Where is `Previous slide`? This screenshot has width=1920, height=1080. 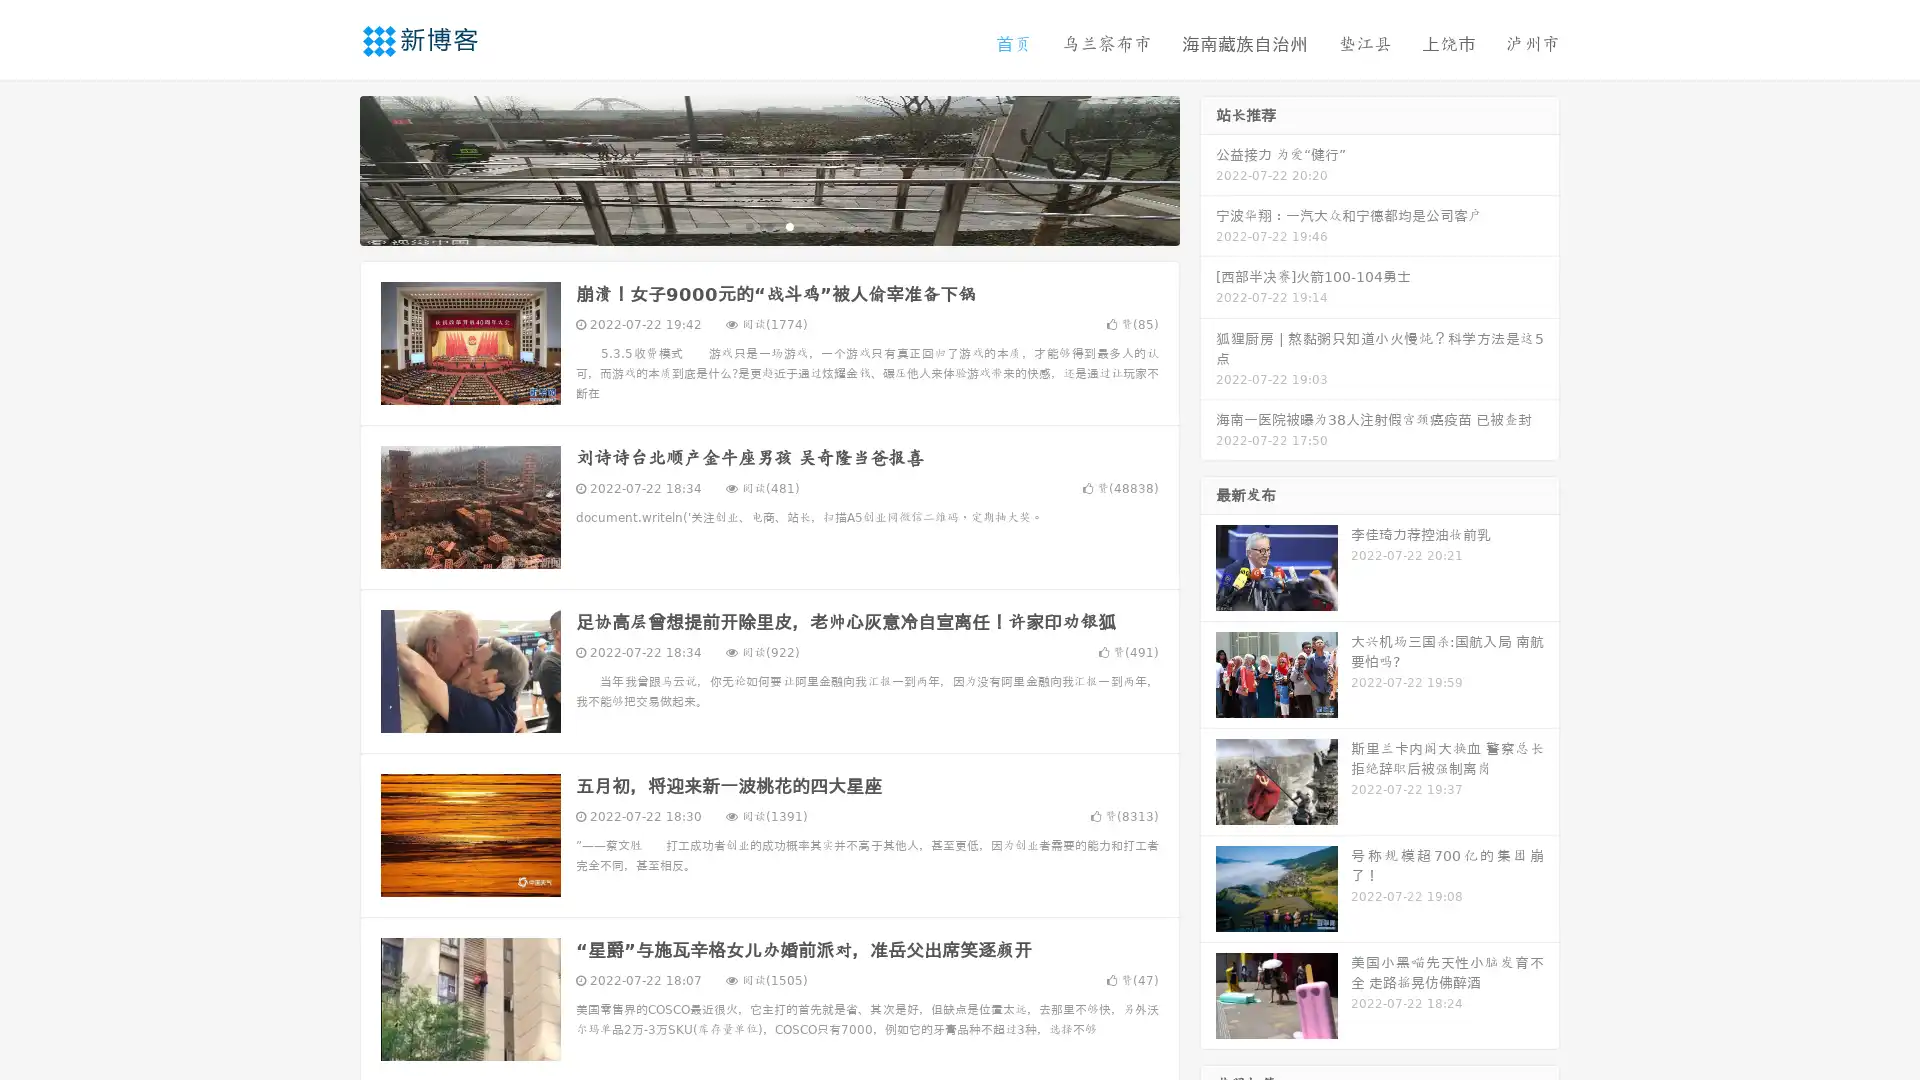 Previous slide is located at coordinates (330, 168).